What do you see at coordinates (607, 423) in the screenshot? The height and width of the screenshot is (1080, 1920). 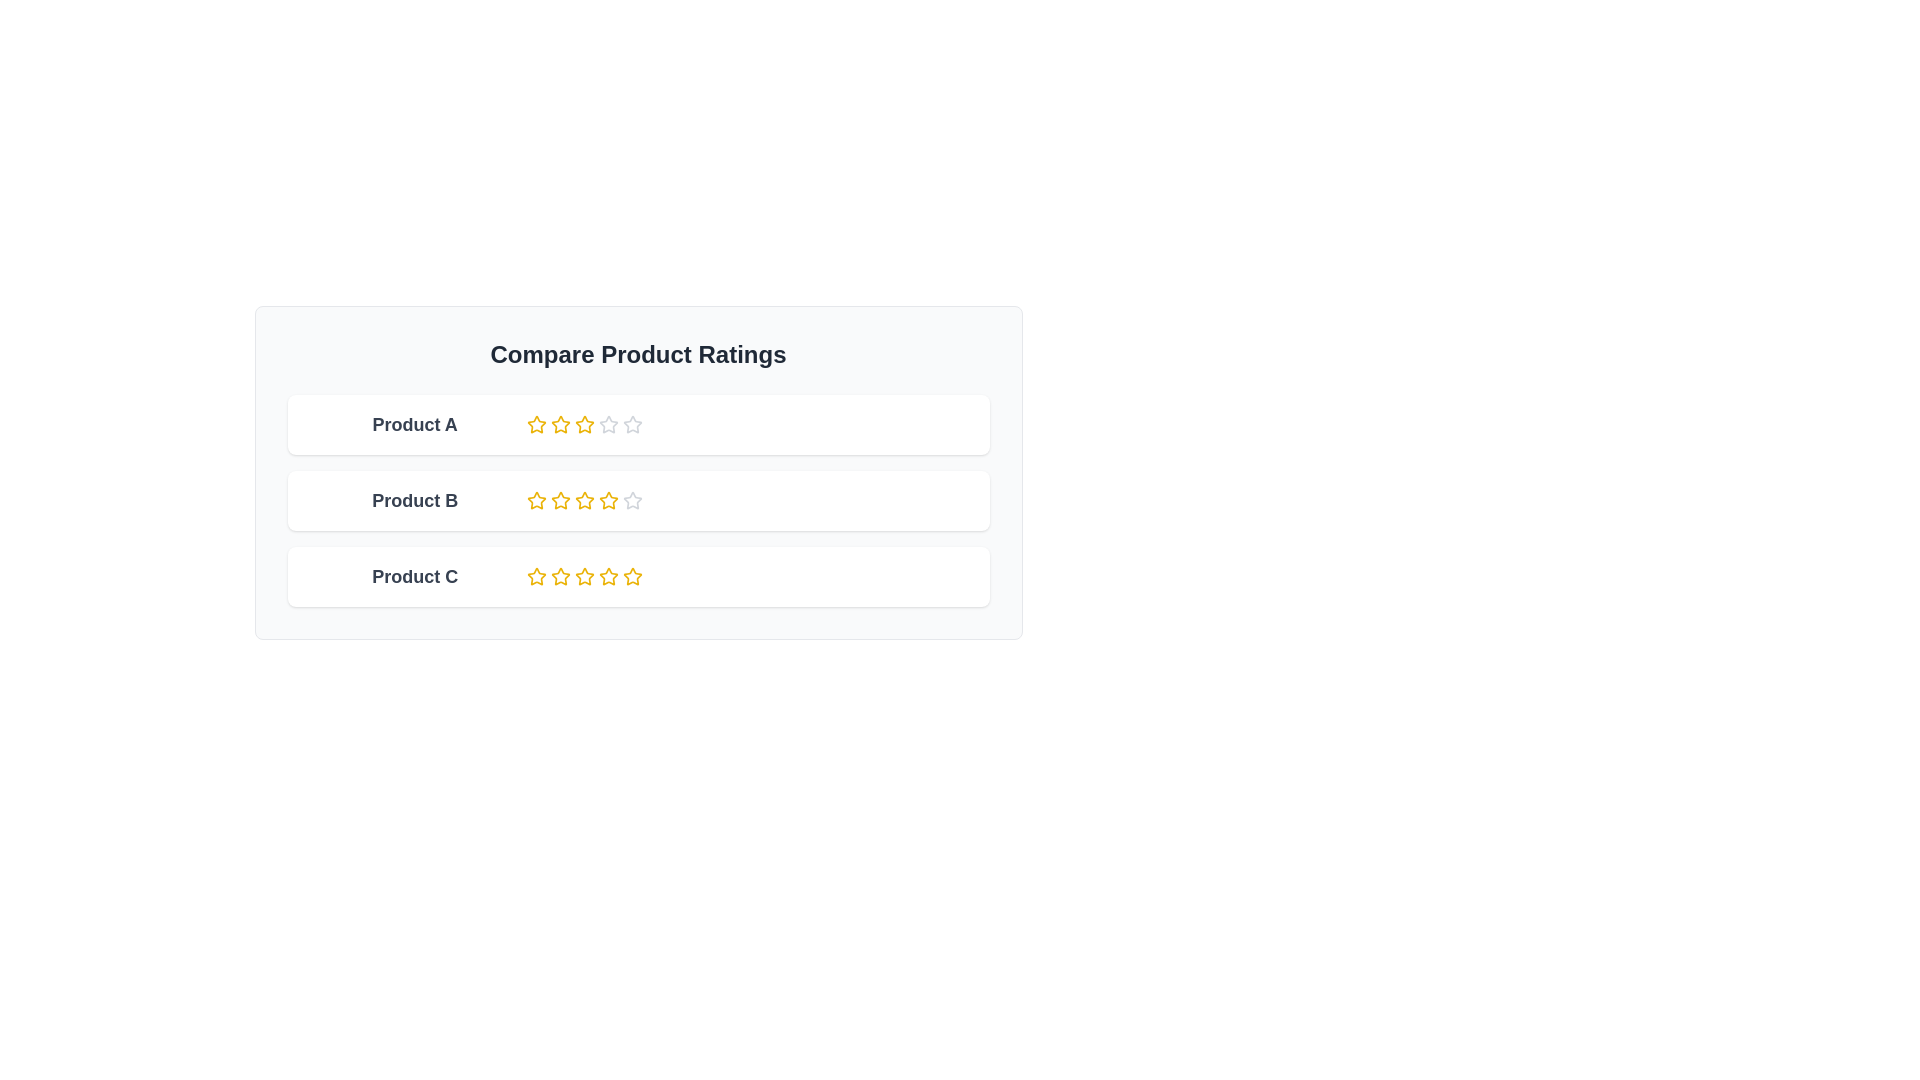 I see `the fifth outlined gray star icon in the product ratings section for 'Product A'` at bounding box center [607, 423].